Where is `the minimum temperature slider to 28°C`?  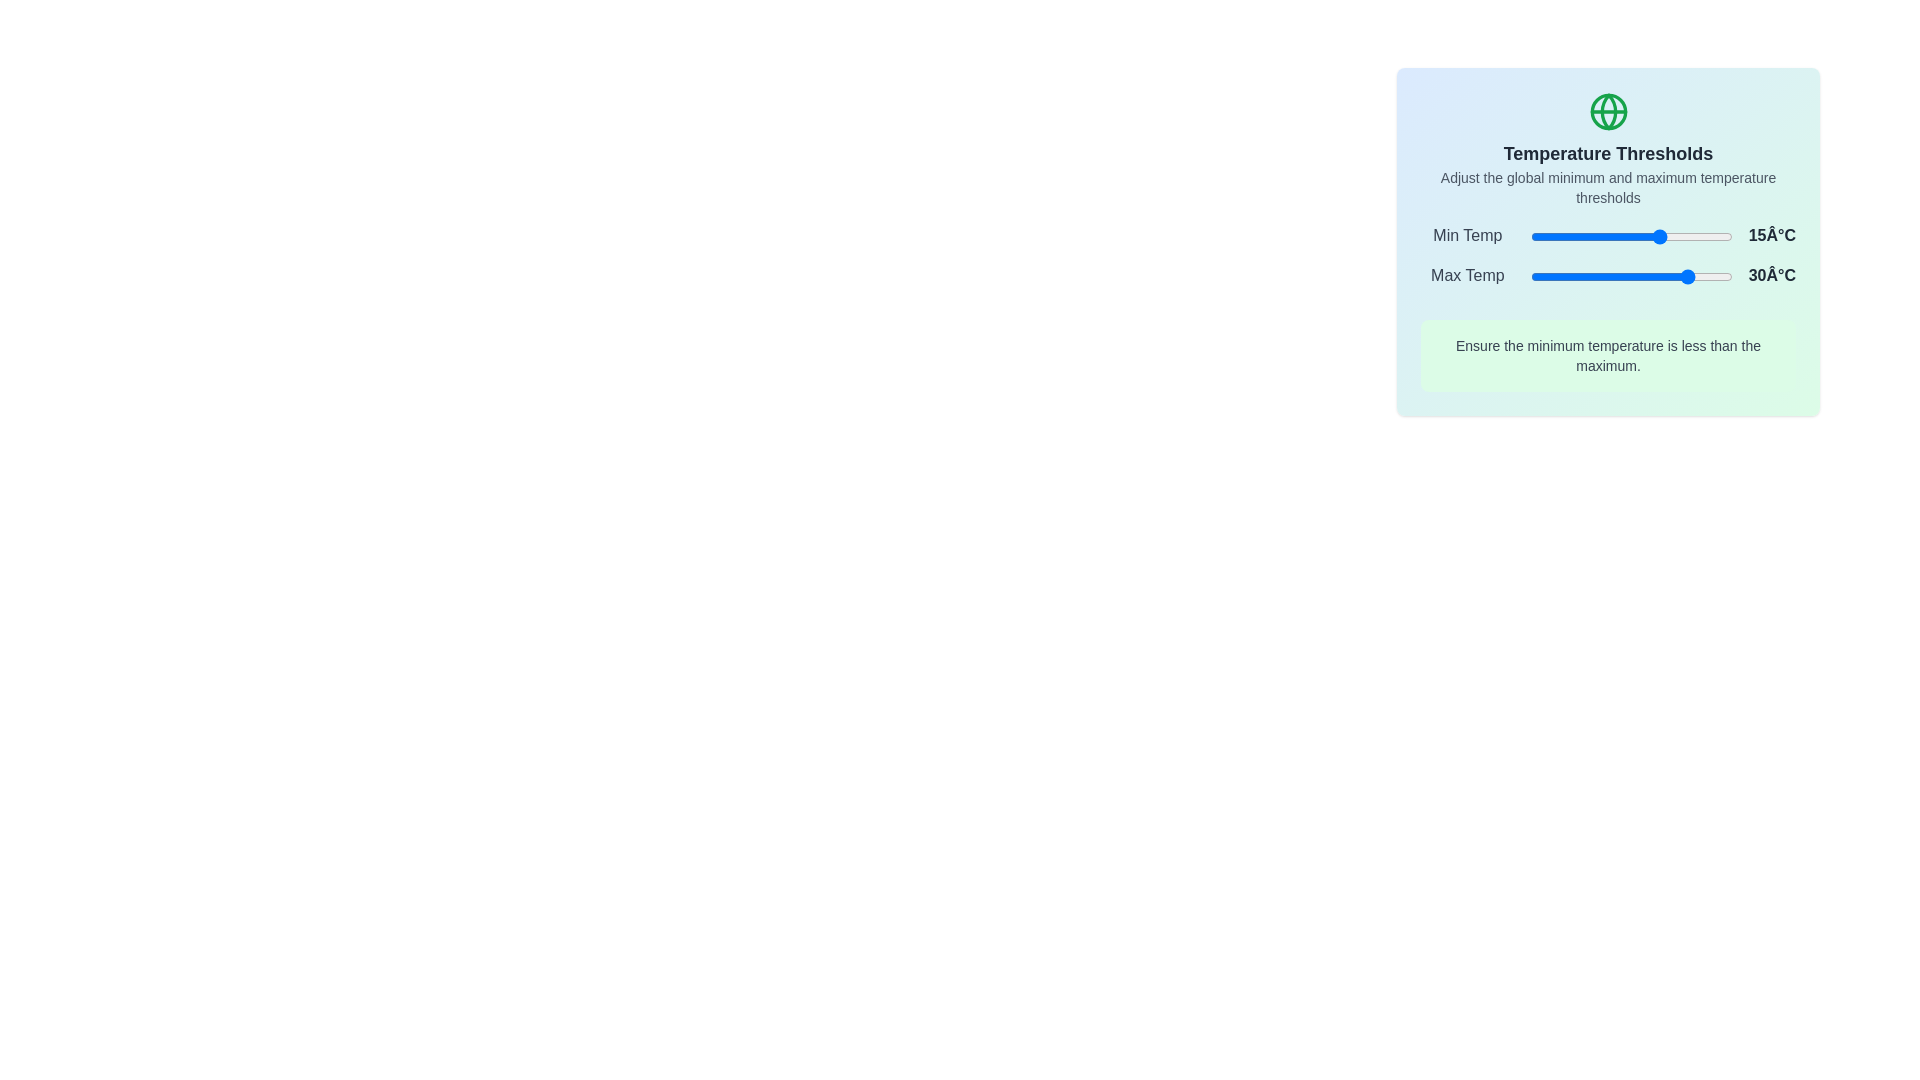 the minimum temperature slider to 28°C is located at coordinates (1687, 235).